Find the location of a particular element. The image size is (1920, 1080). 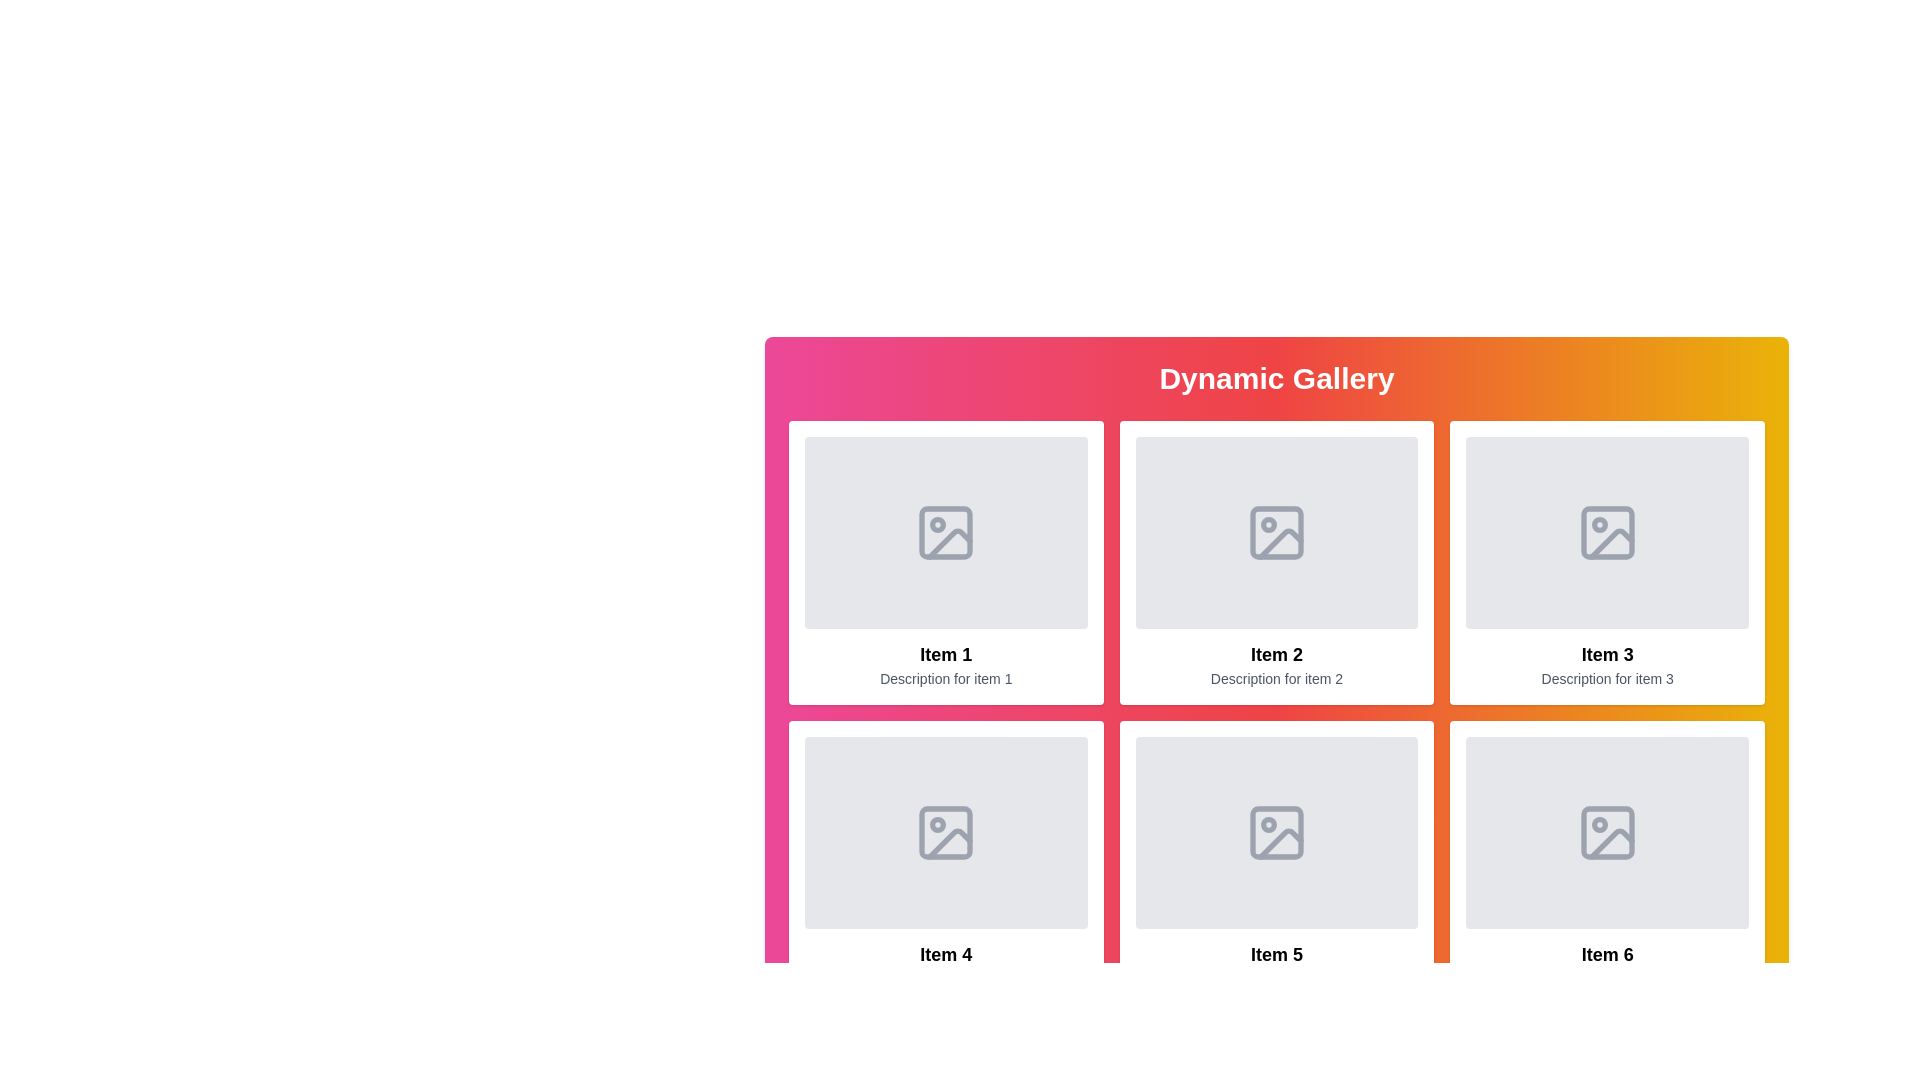

the SVG icon resembling an image symbol, which is styled in light gray and located within the box labeled 'Item 5' in the 2x3 grid under the title 'Dynamic Gallery' is located at coordinates (1275, 833).